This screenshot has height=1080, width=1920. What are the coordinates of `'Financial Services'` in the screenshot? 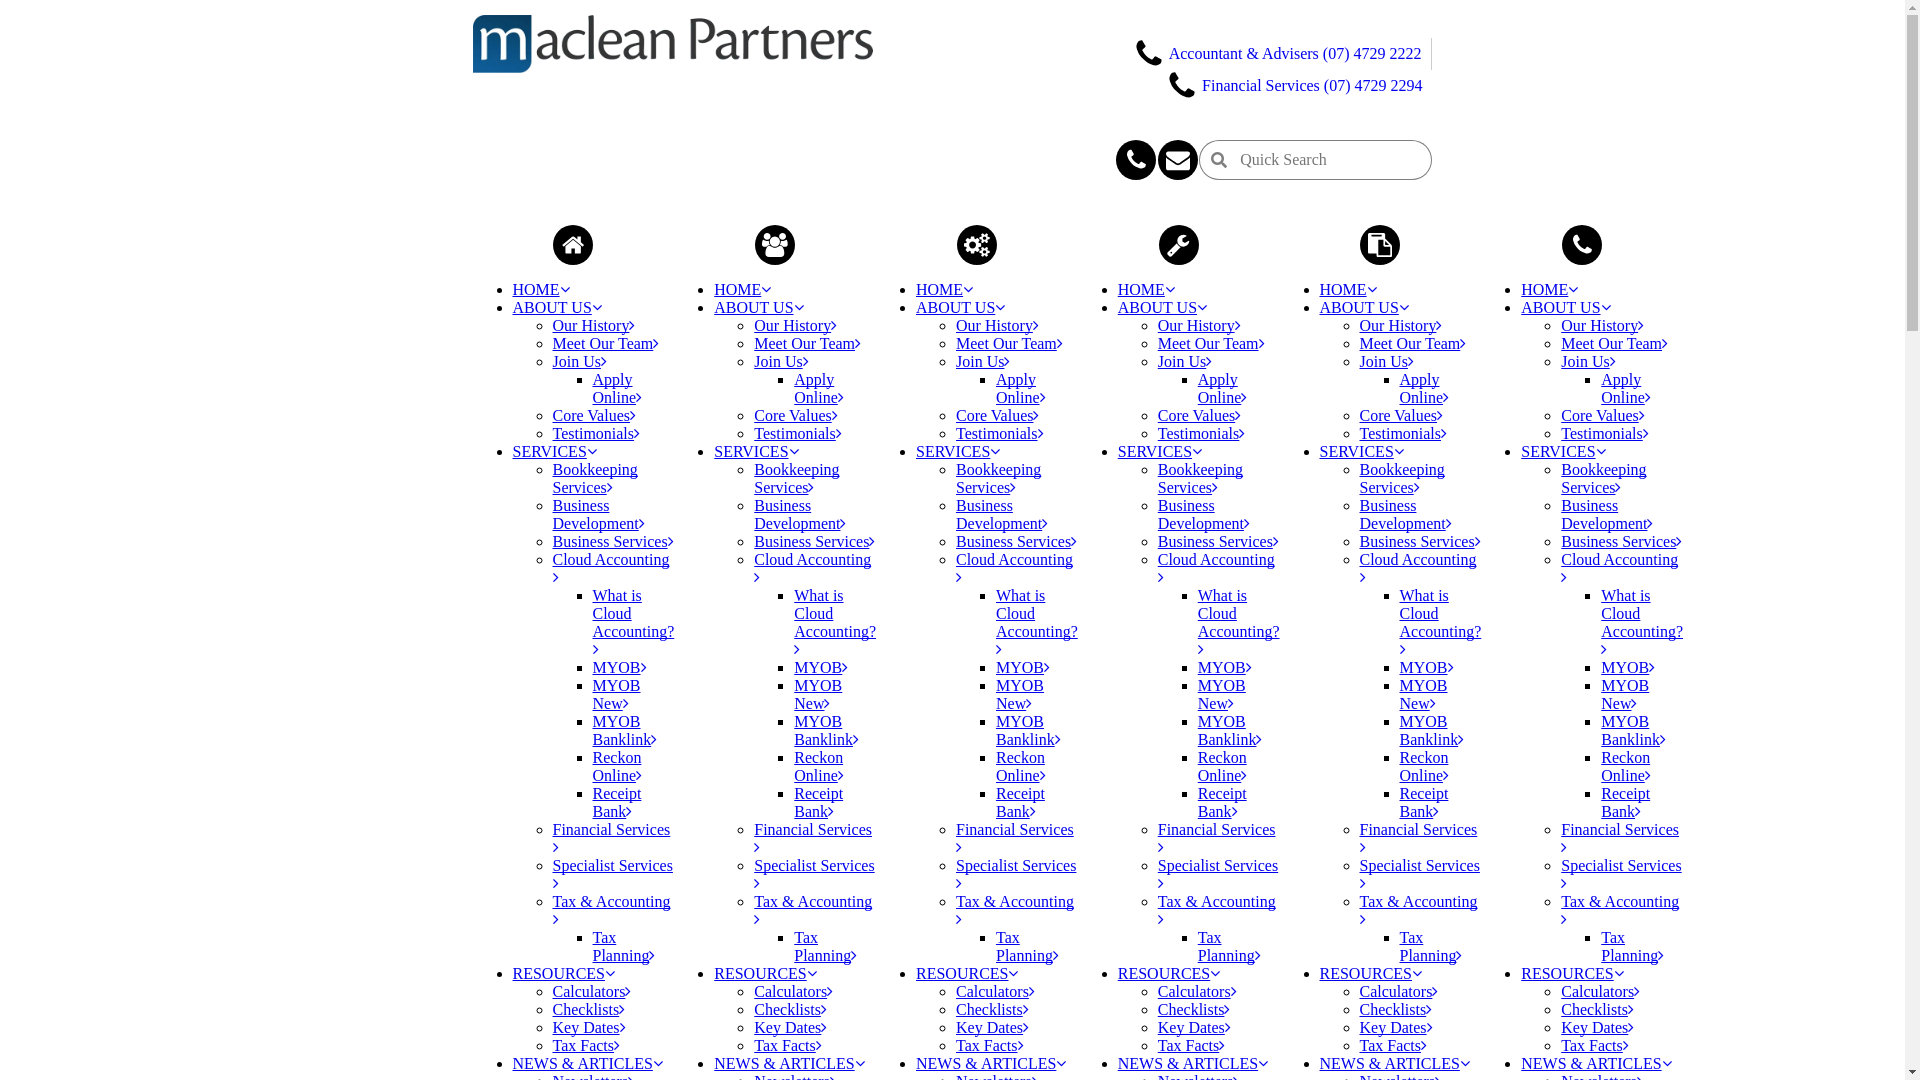 It's located at (1418, 838).